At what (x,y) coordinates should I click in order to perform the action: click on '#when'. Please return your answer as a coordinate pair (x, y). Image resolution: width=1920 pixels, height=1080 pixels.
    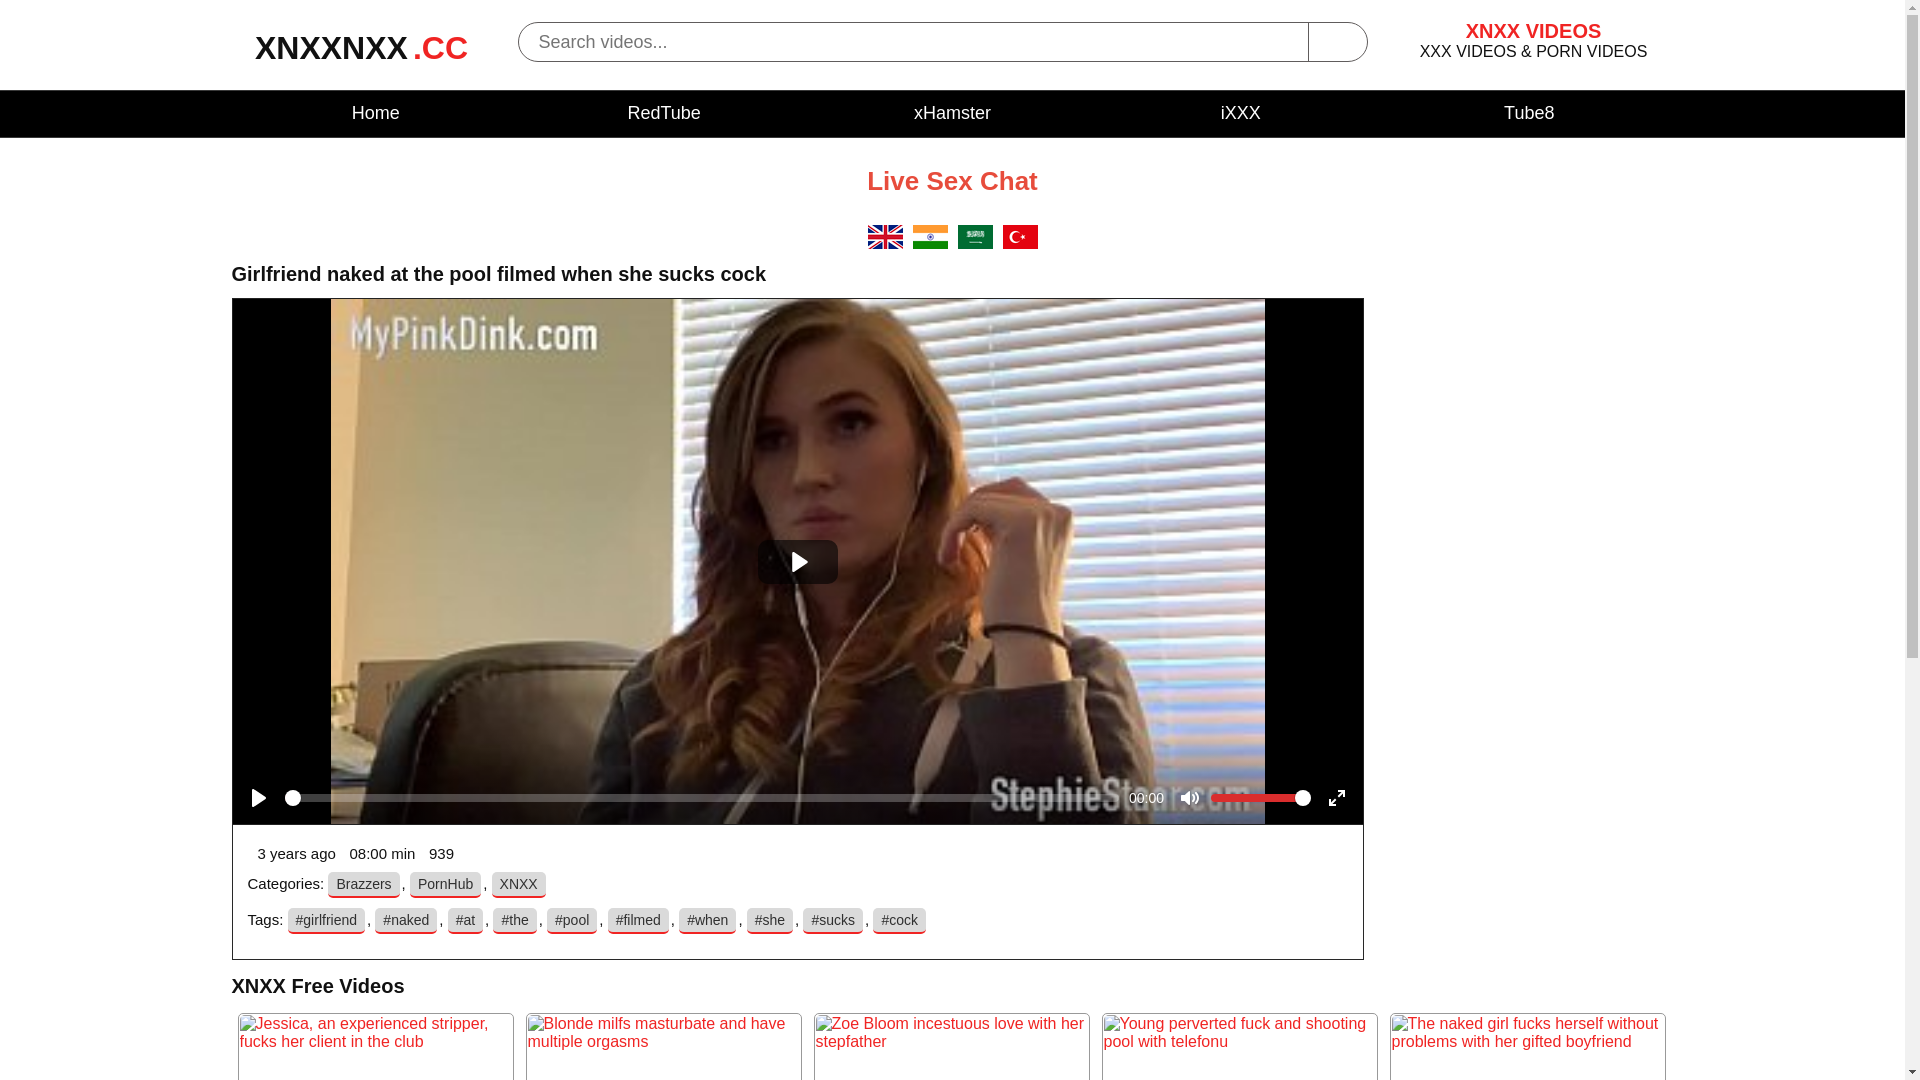
    Looking at the image, I should click on (707, 921).